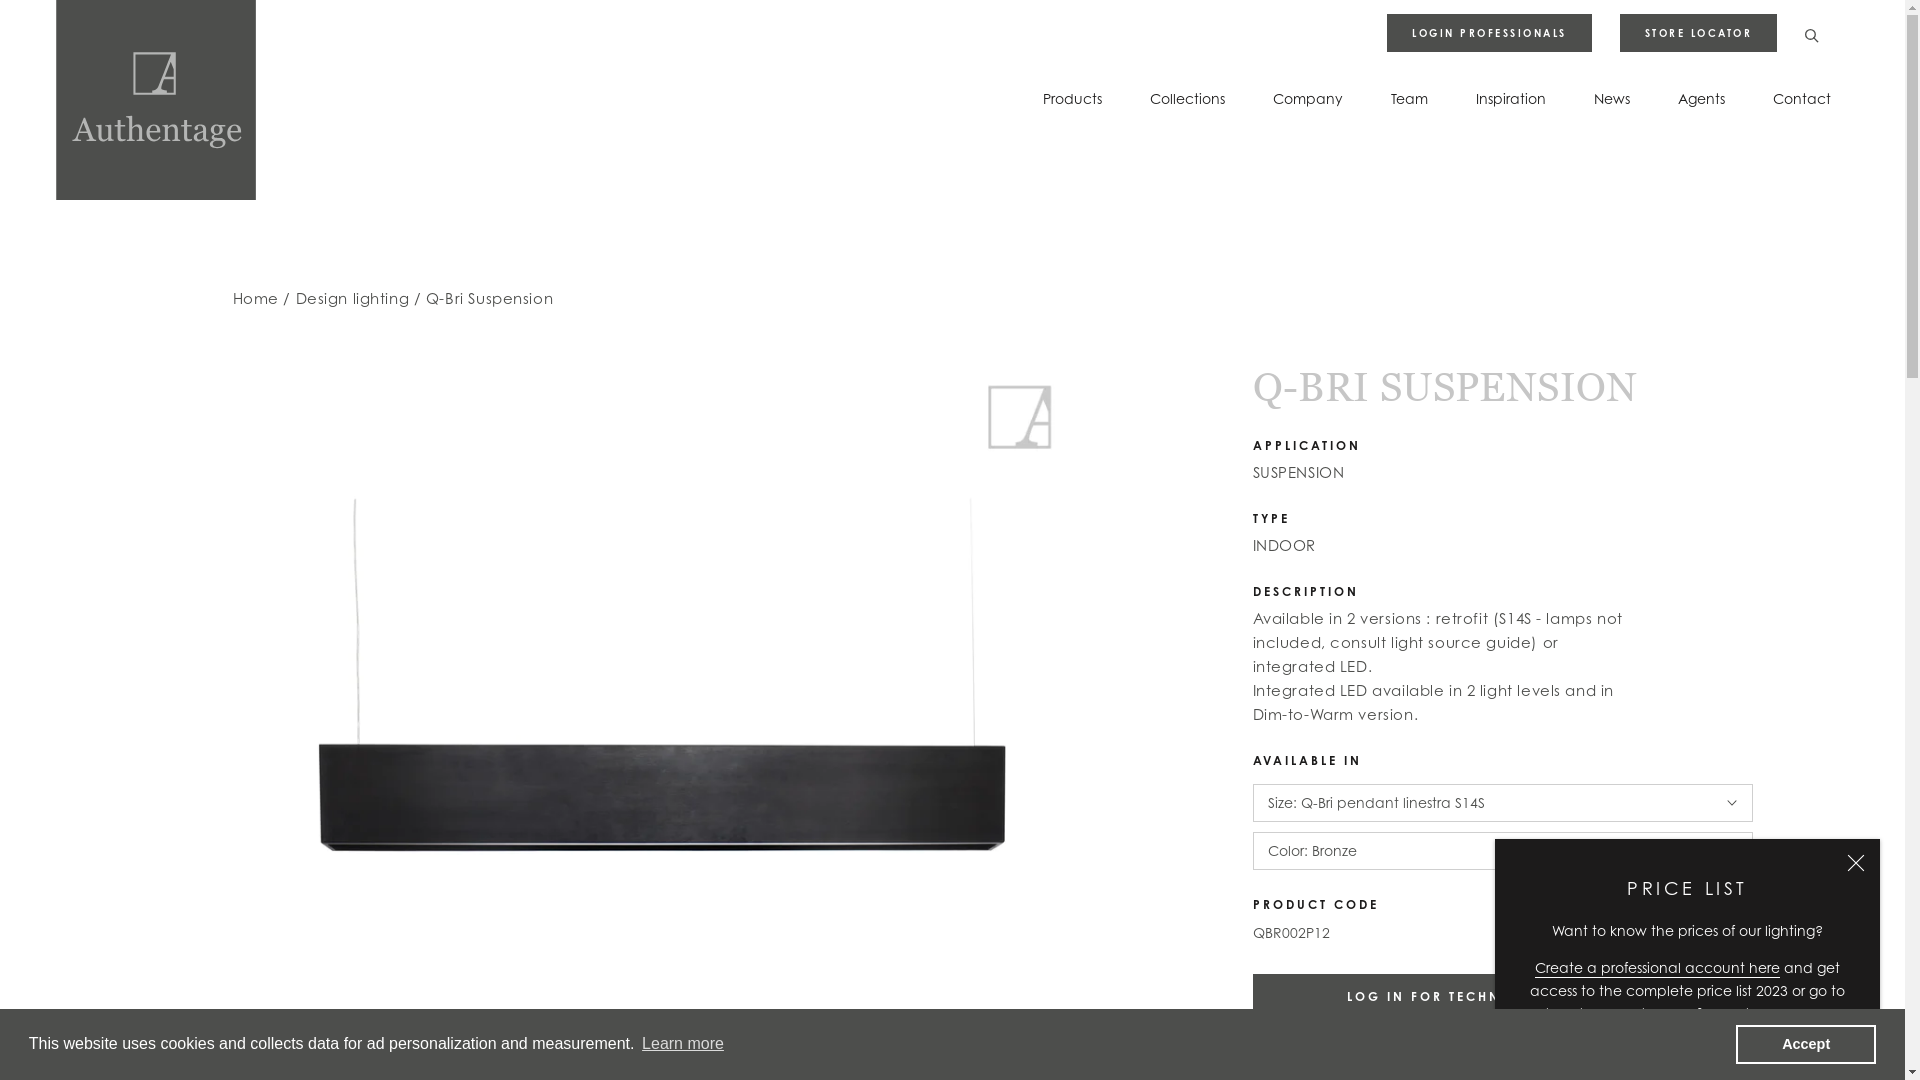  I want to click on 'LOGIN PROFESSIONALS', so click(1386, 33).